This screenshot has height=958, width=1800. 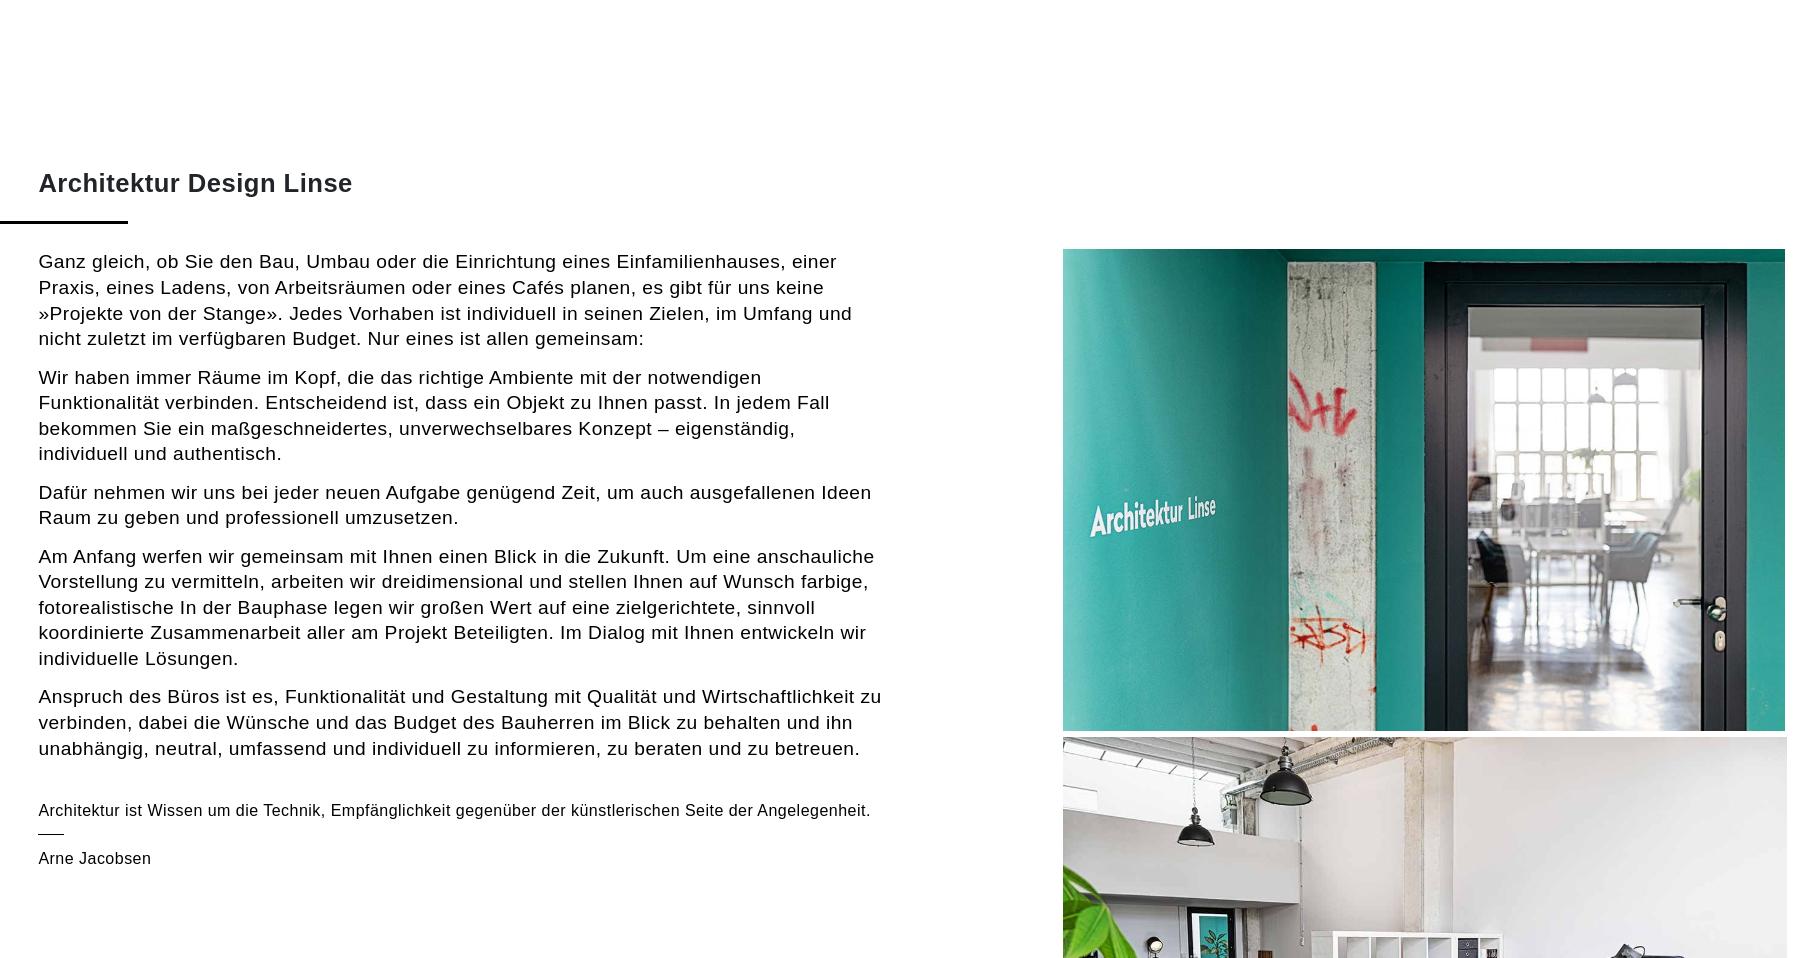 What do you see at coordinates (1346, 797) in the screenshot?
I see `'Bau eines hochwertigen Einfamilienhauses in Hanglage in Erfurt (Privater Auftraggeber)'` at bounding box center [1346, 797].